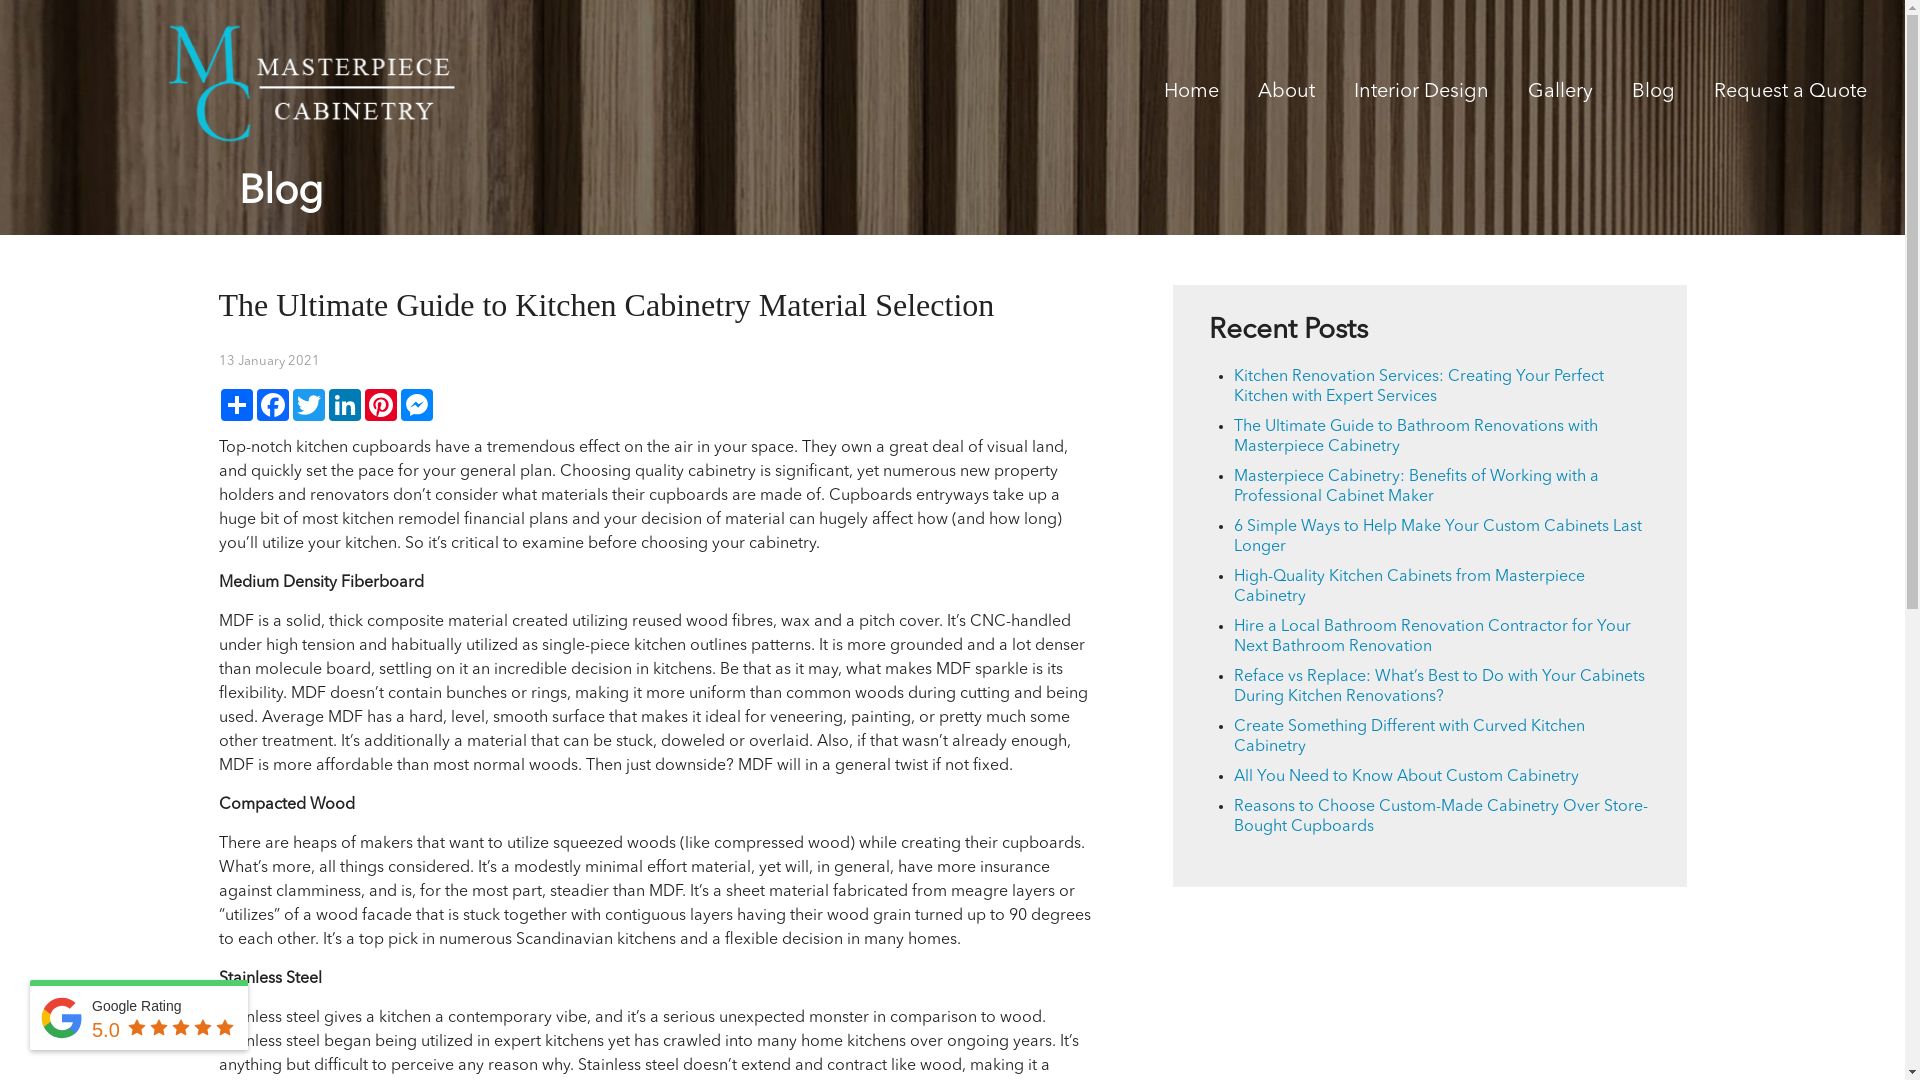  Describe the element at coordinates (398, 405) in the screenshot. I see `'Messenger'` at that location.